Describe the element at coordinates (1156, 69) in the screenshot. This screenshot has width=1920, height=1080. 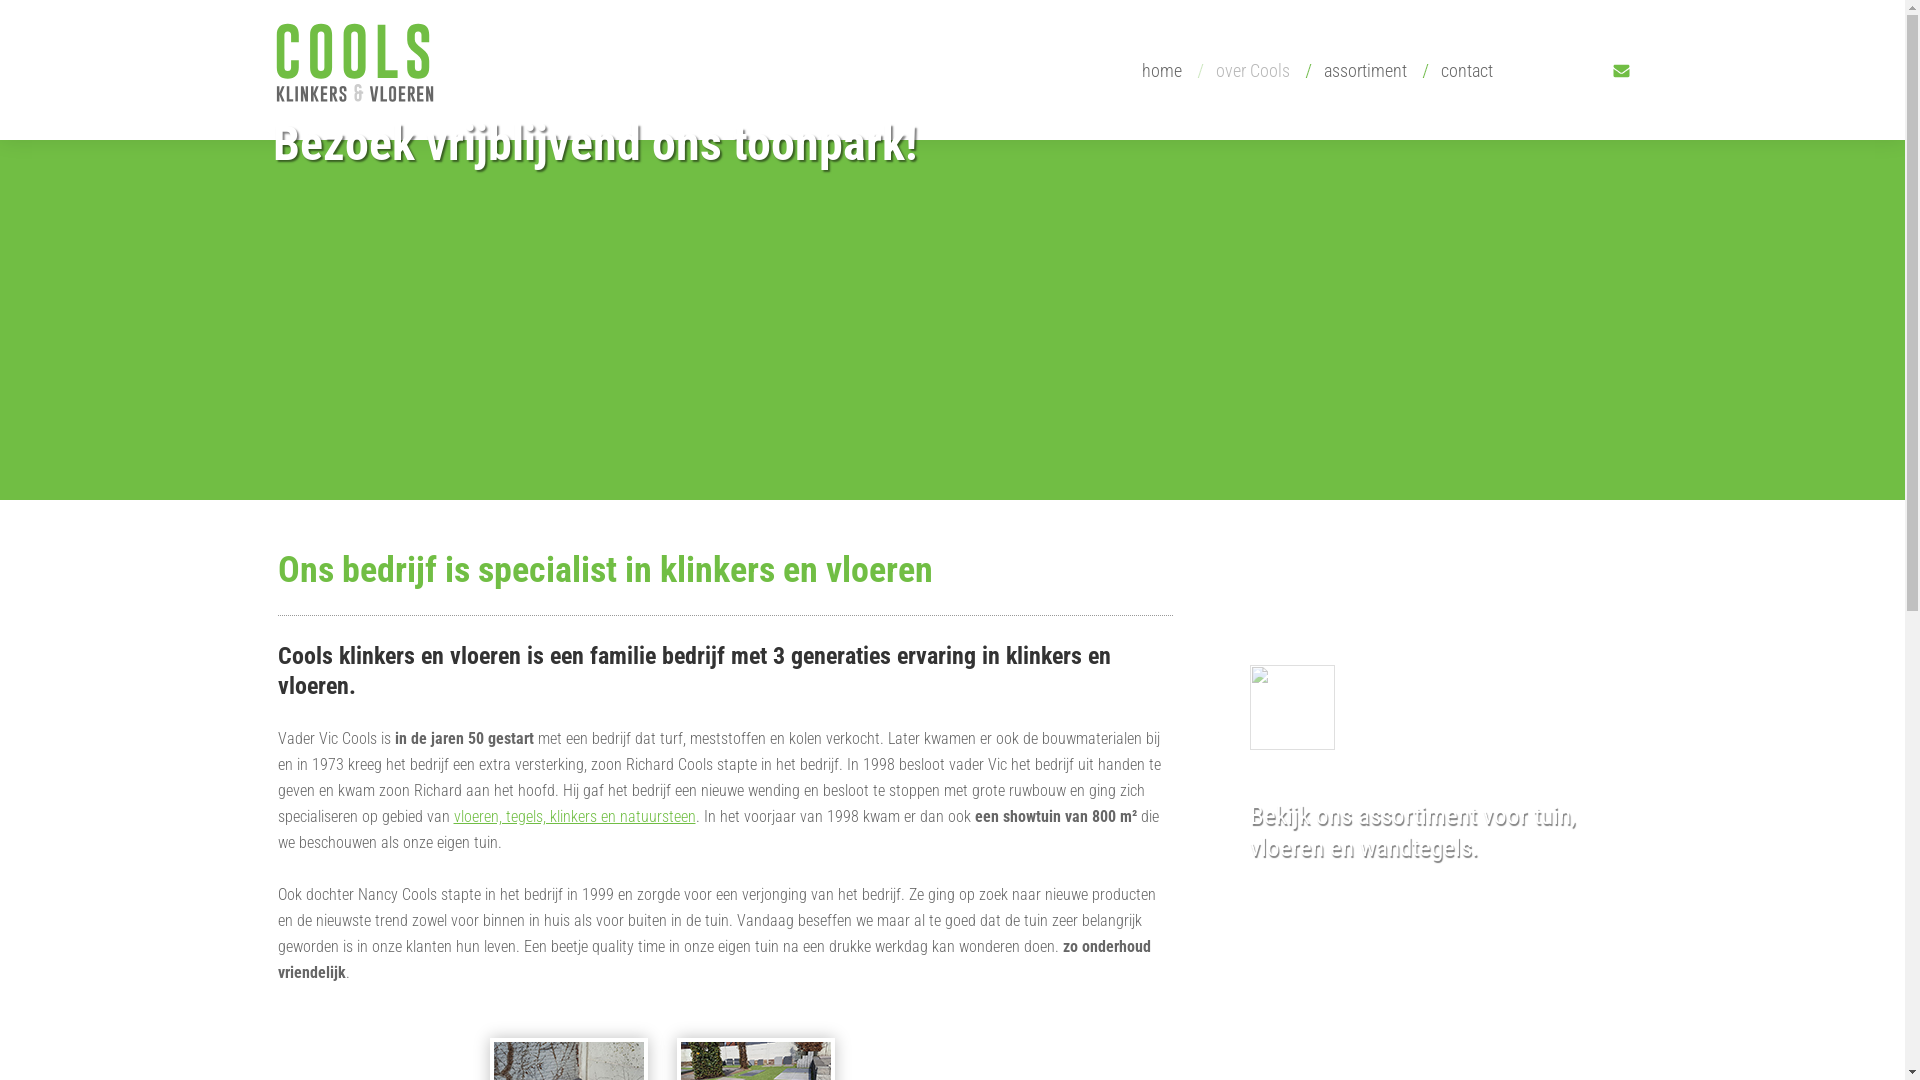
I see `'home'` at that location.